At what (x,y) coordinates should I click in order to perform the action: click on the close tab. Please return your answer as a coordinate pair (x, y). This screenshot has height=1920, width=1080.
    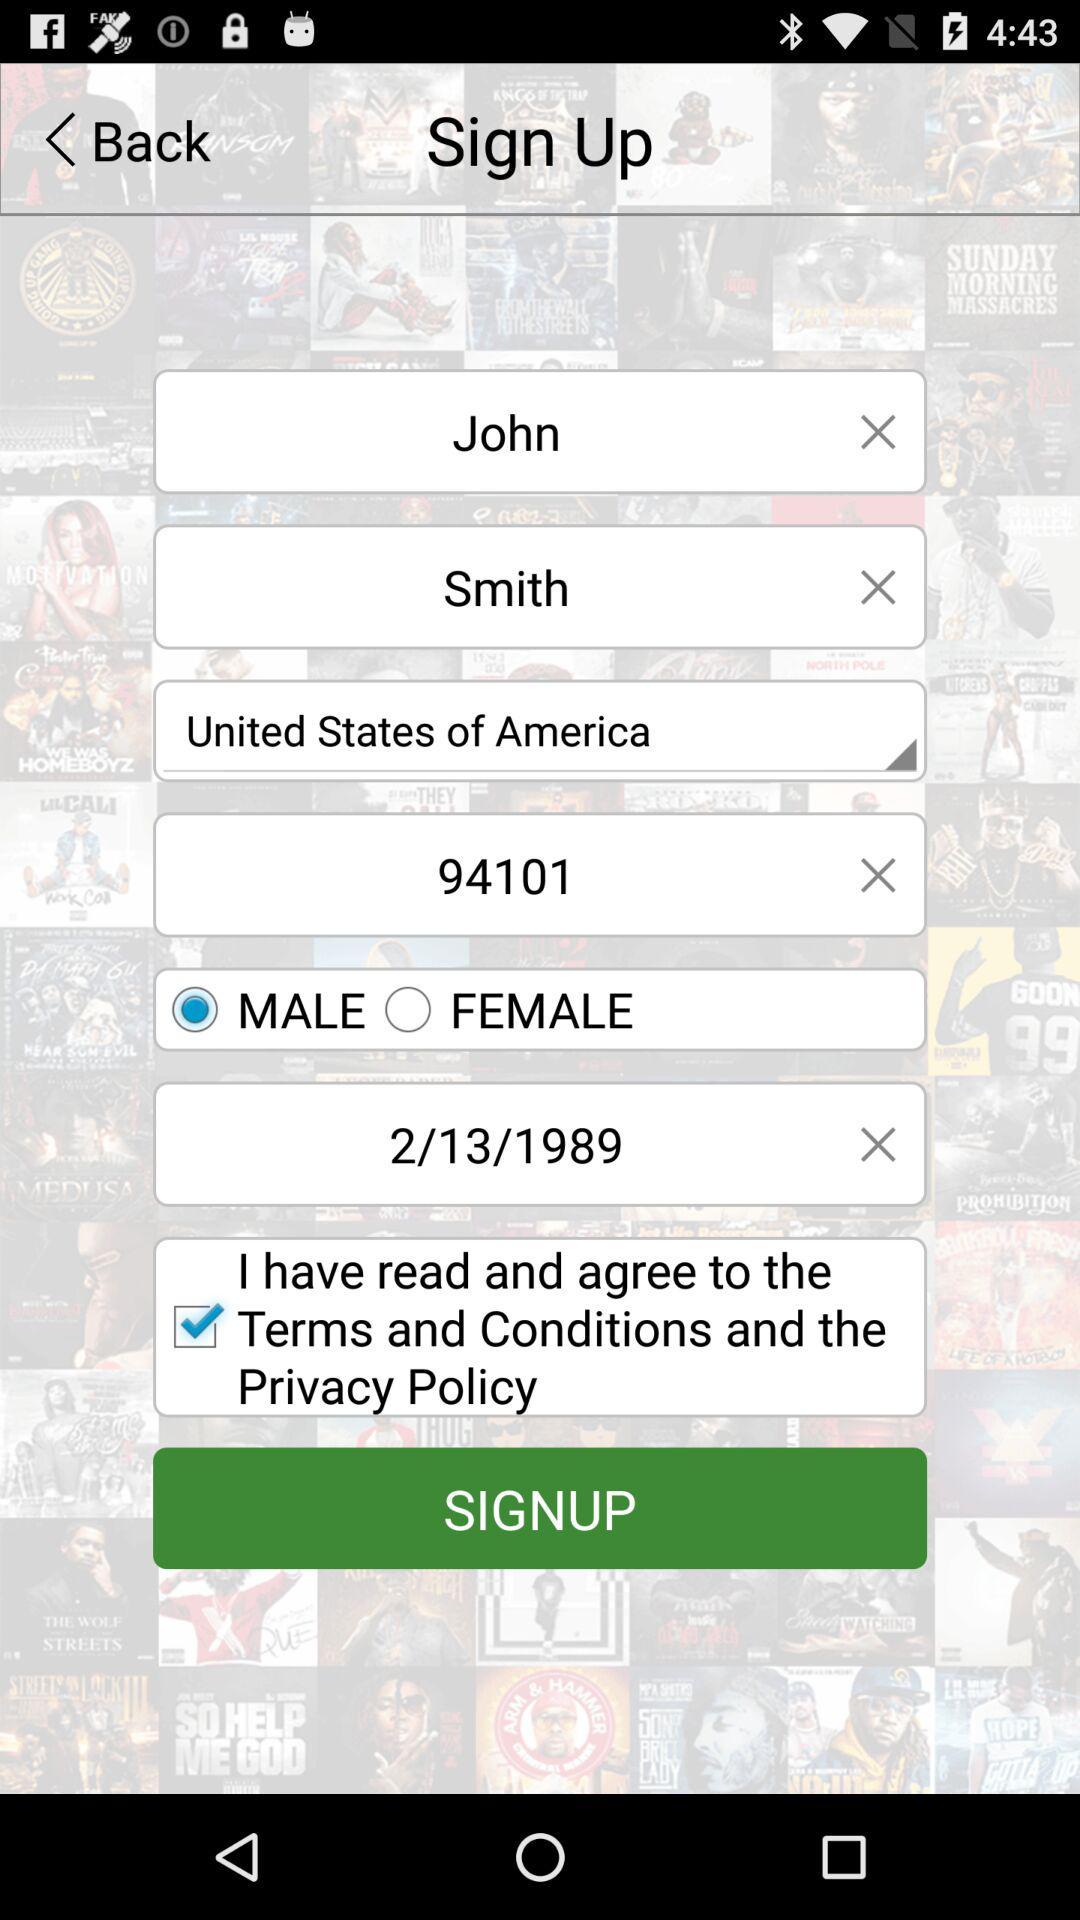
    Looking at the image, I should click on (877, 1144).